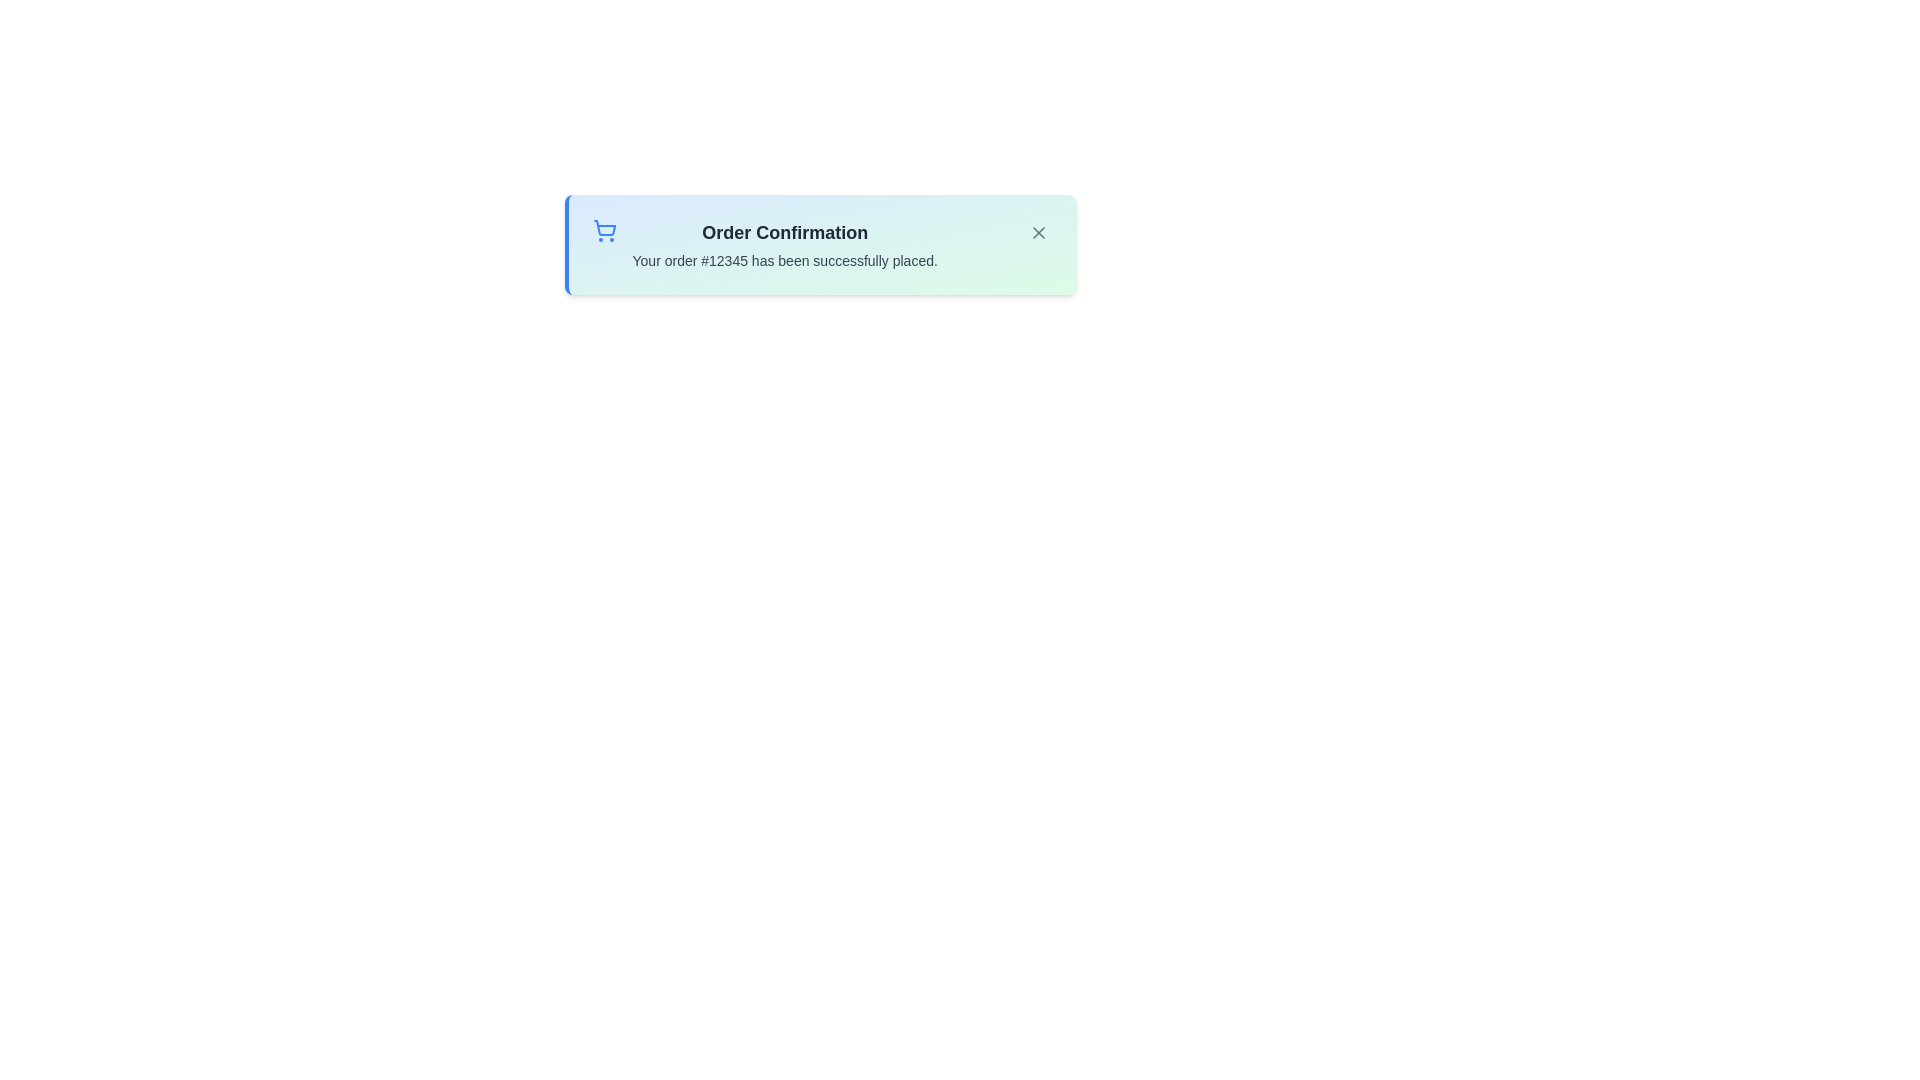 This screenshot has width=1920, height=1080. What do you see at coordinates (784, 244) in the screenshot?
I see `the text 'Order ConfirmationYour order #12345 has been successfully placed.' to select it` at bounding box center [784, 244].